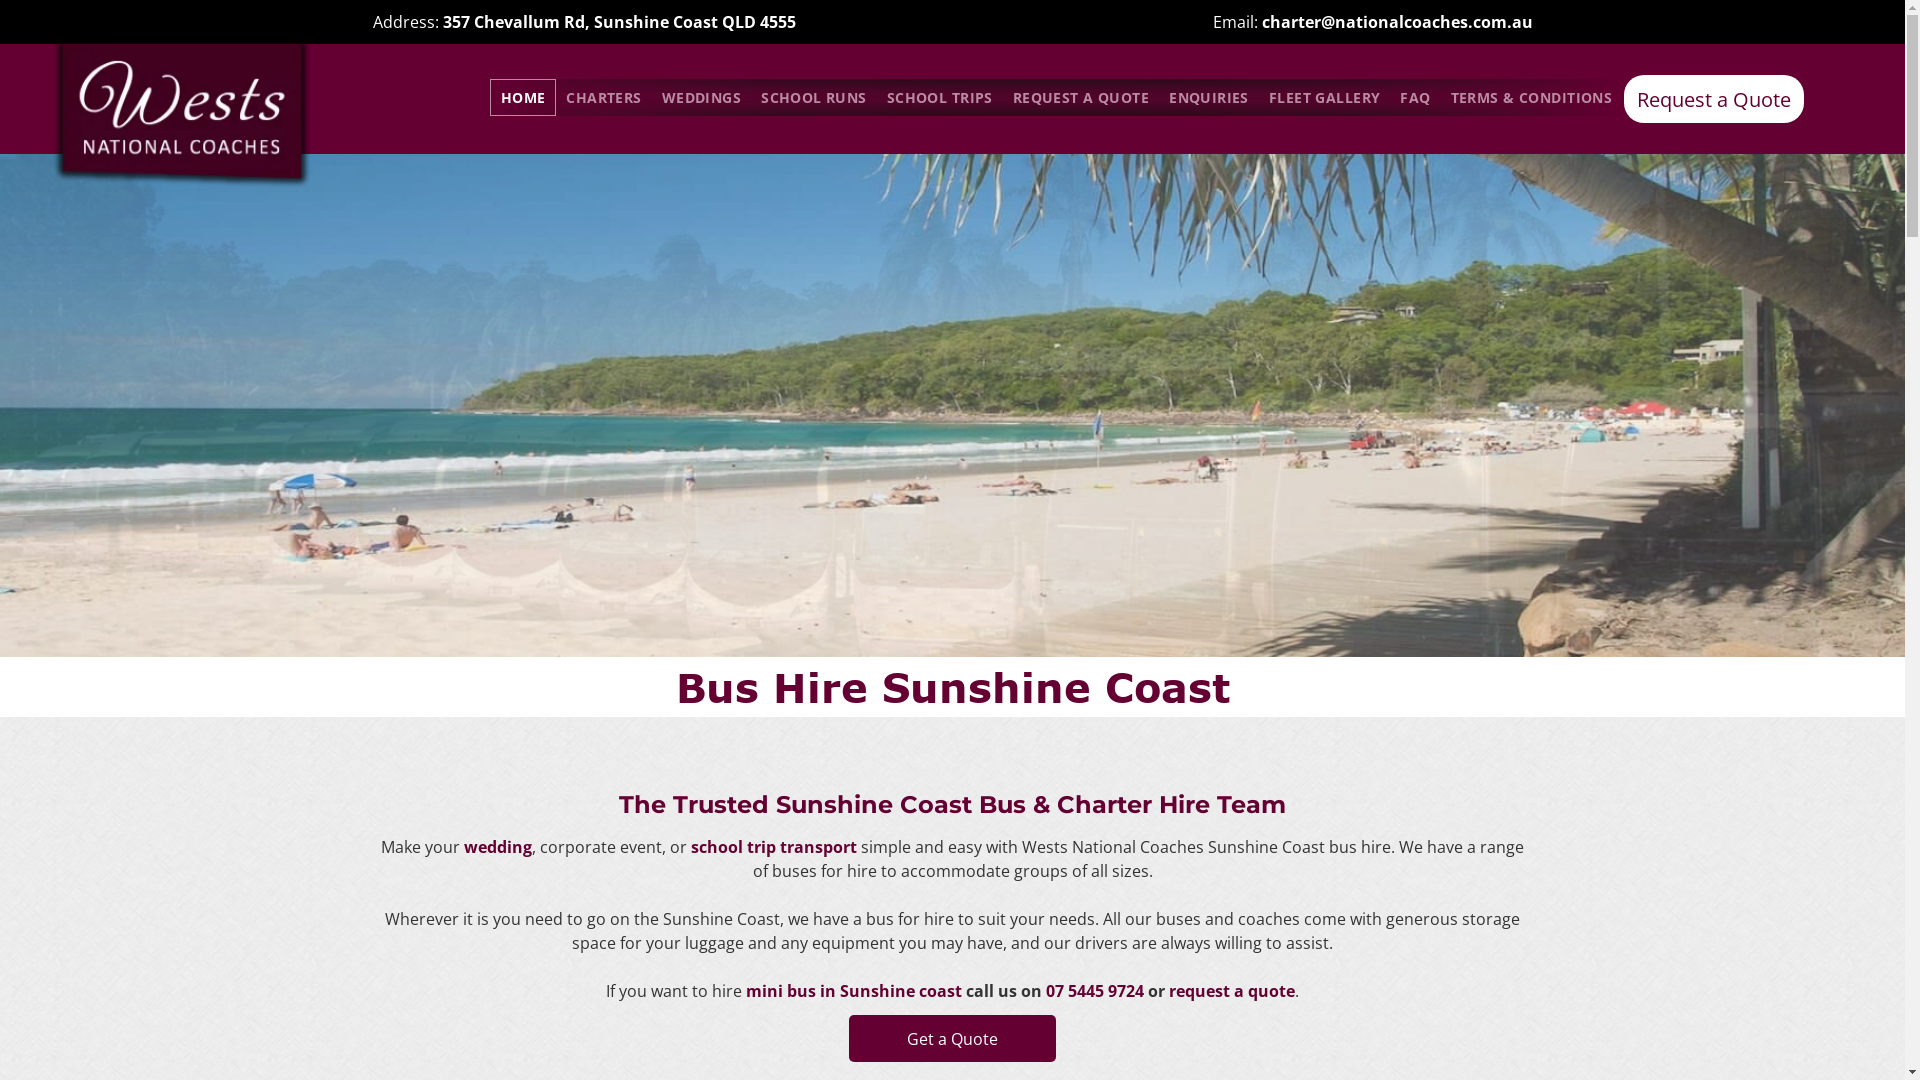 The width and height of the screenshot is (1920, 1080). I want to click on 'SCHOOL TRIPS', so click(939, 97).